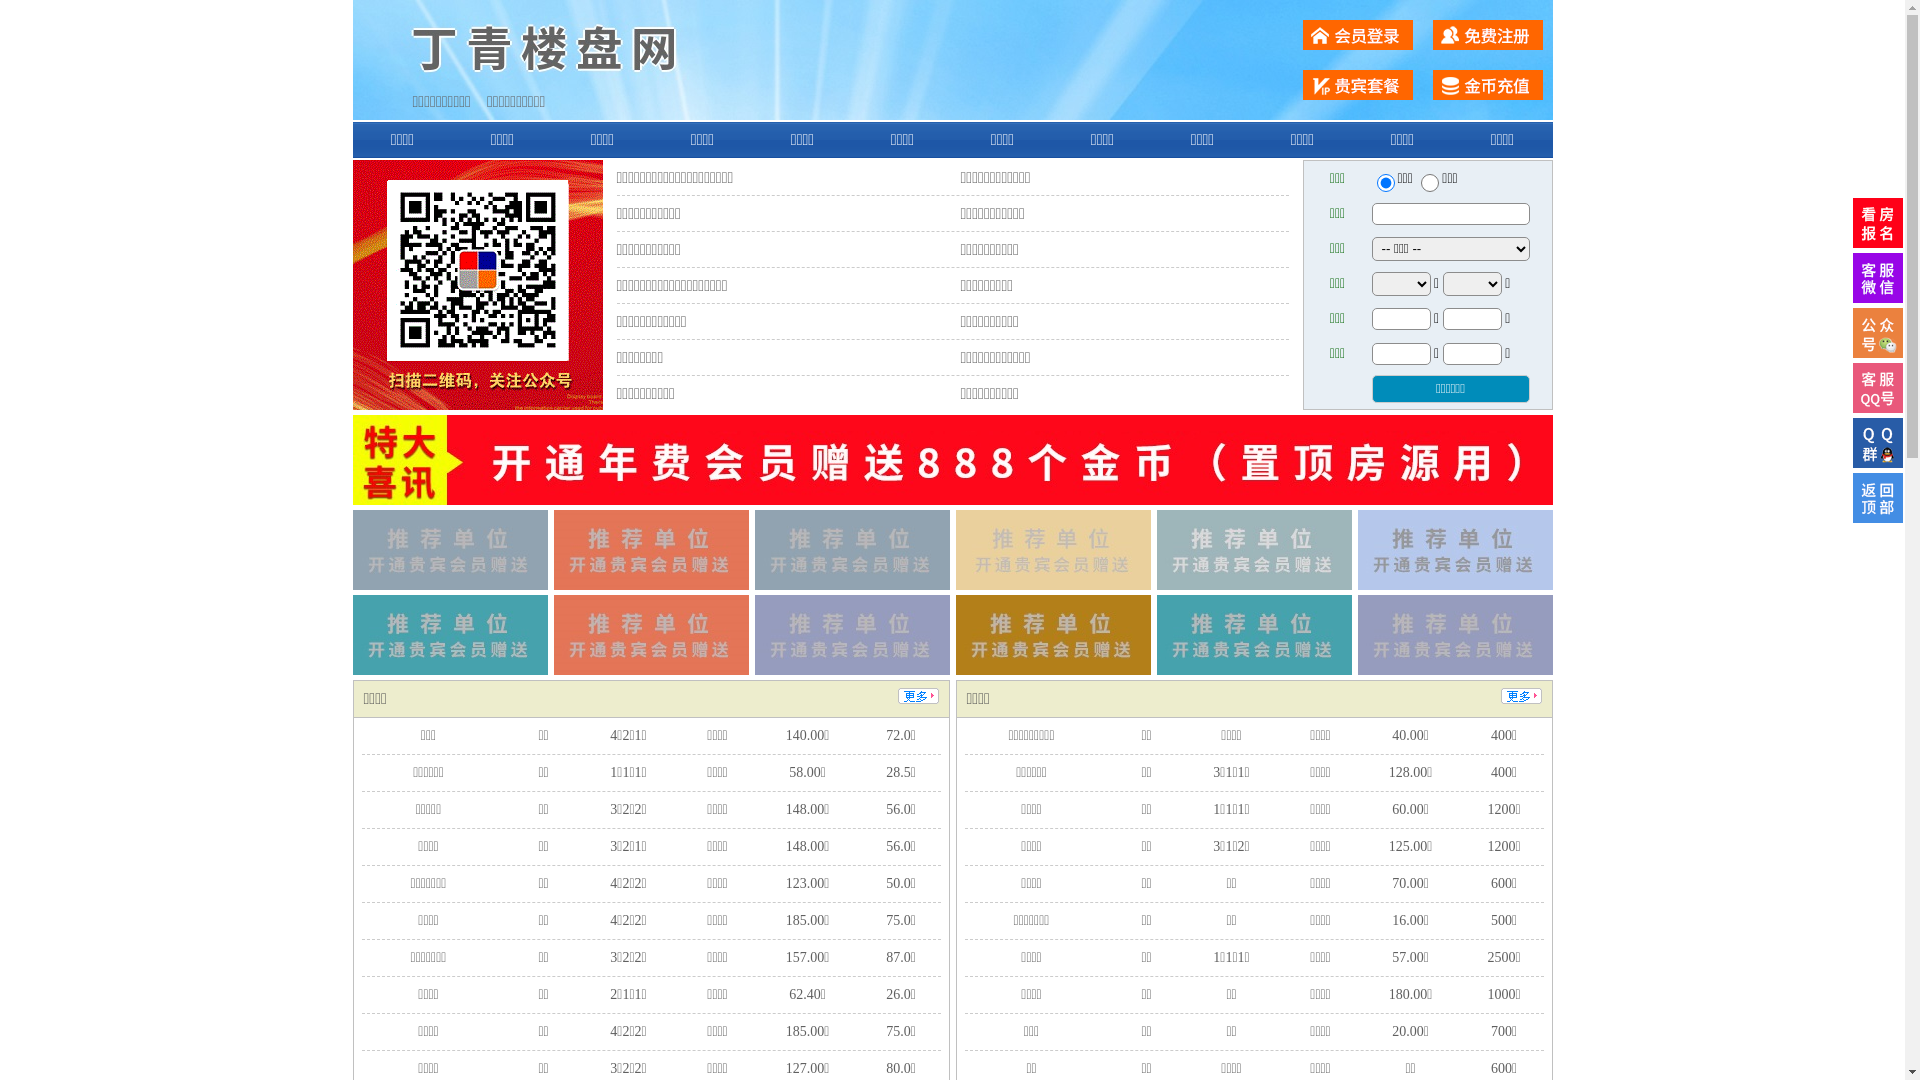 This screenshot has width=1920, height=1080. Describe the element at coordinates (1375, 182) in the screenshot. I see `'ershou'` at that location.